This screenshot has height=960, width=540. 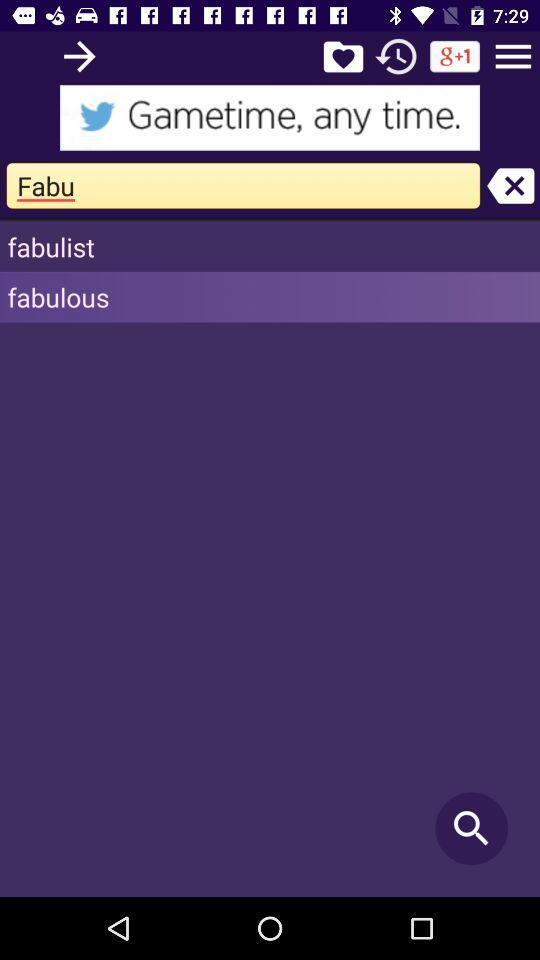 I want to click on show past searches, so click(x=396, y=55).